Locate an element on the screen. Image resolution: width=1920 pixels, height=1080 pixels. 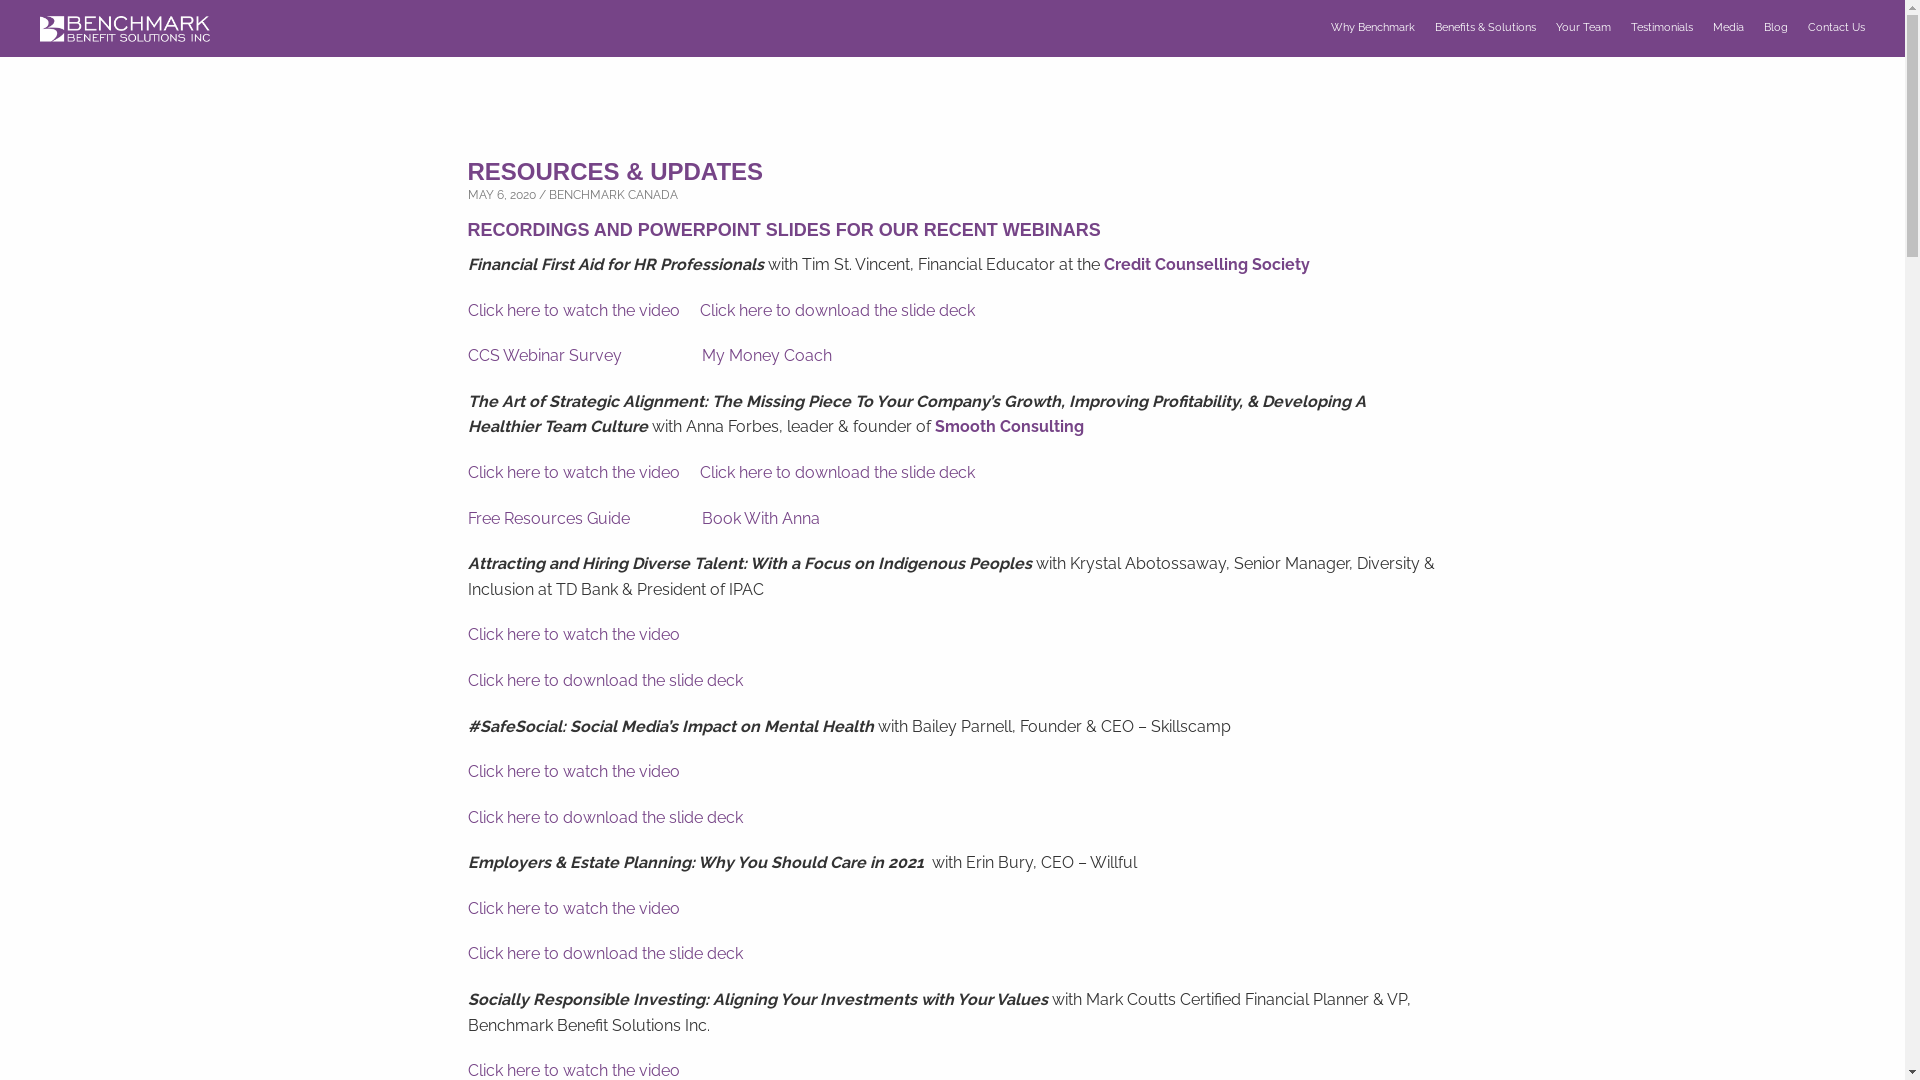
'Smooth Consulting' is located at coordinates (1008, 425).